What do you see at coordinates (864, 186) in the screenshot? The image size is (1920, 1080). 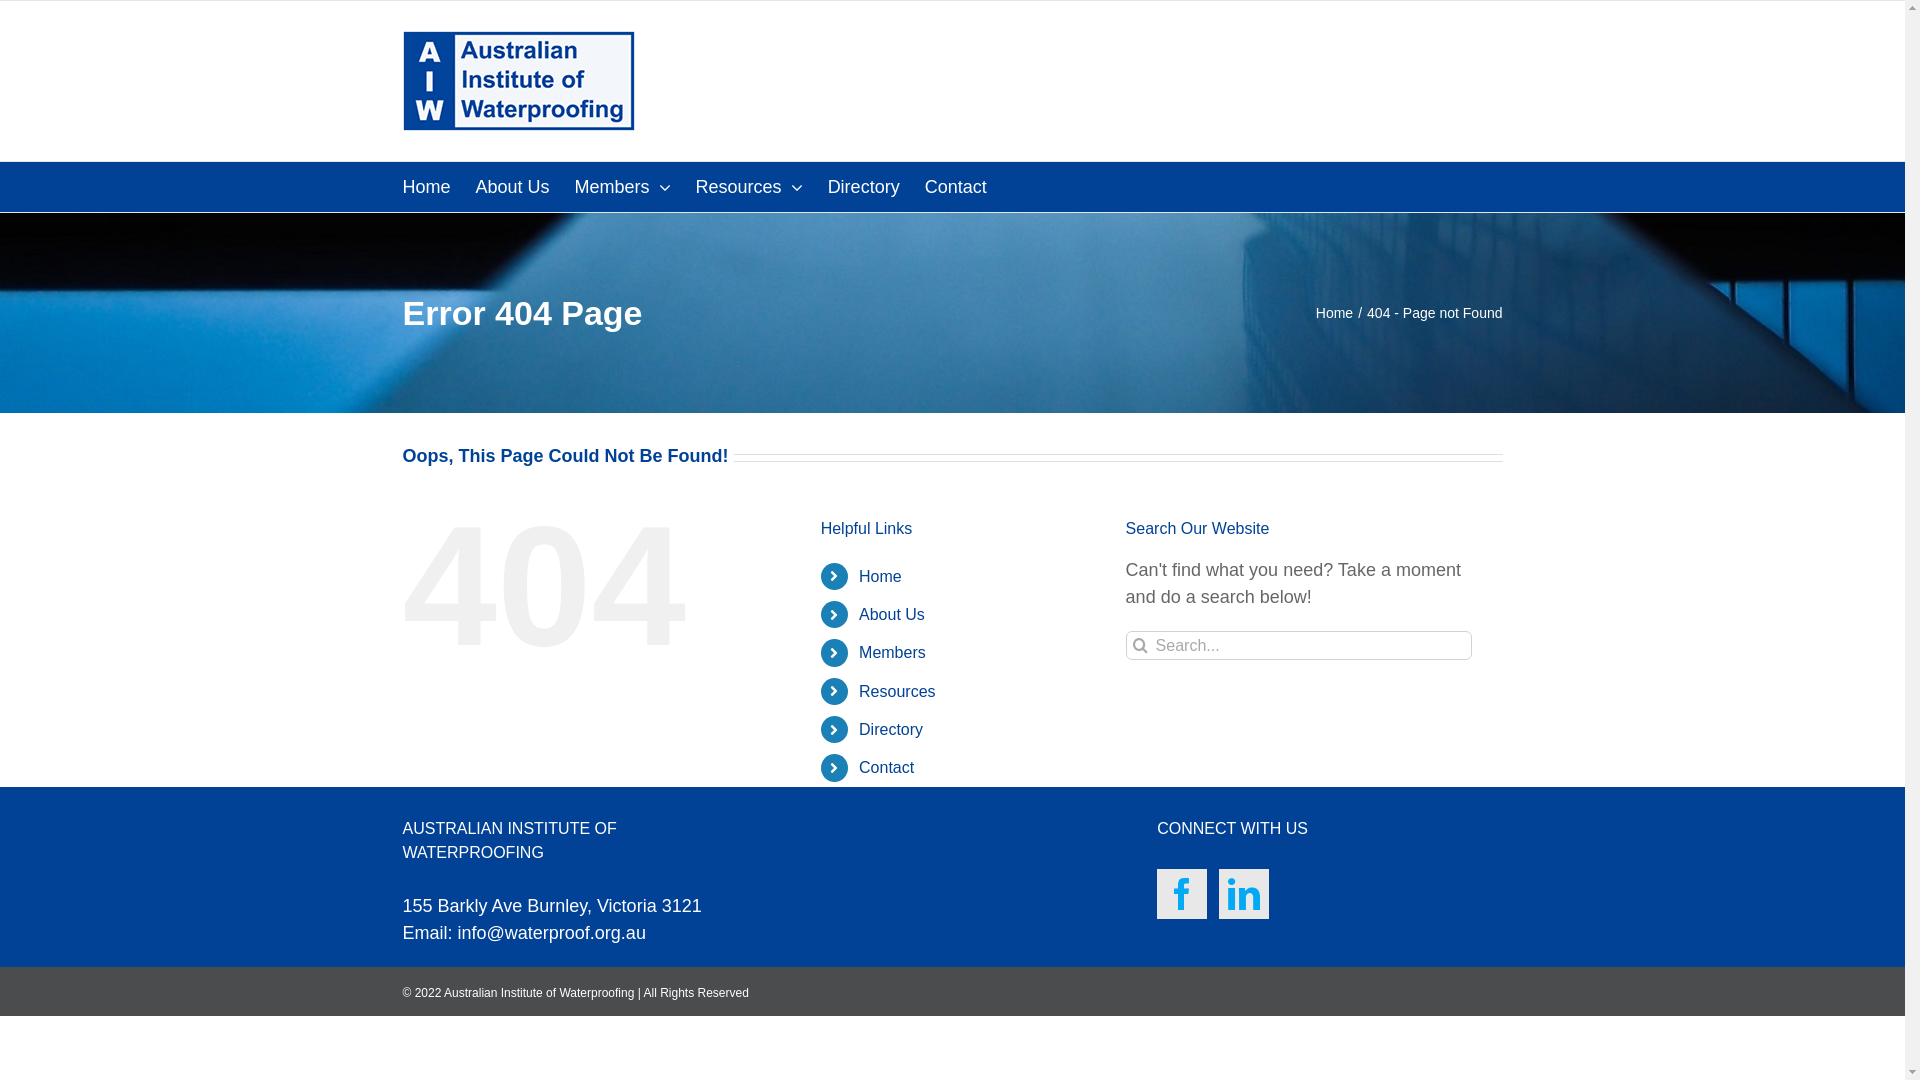 I see `'Directory'` at bounding box center [864, 186].